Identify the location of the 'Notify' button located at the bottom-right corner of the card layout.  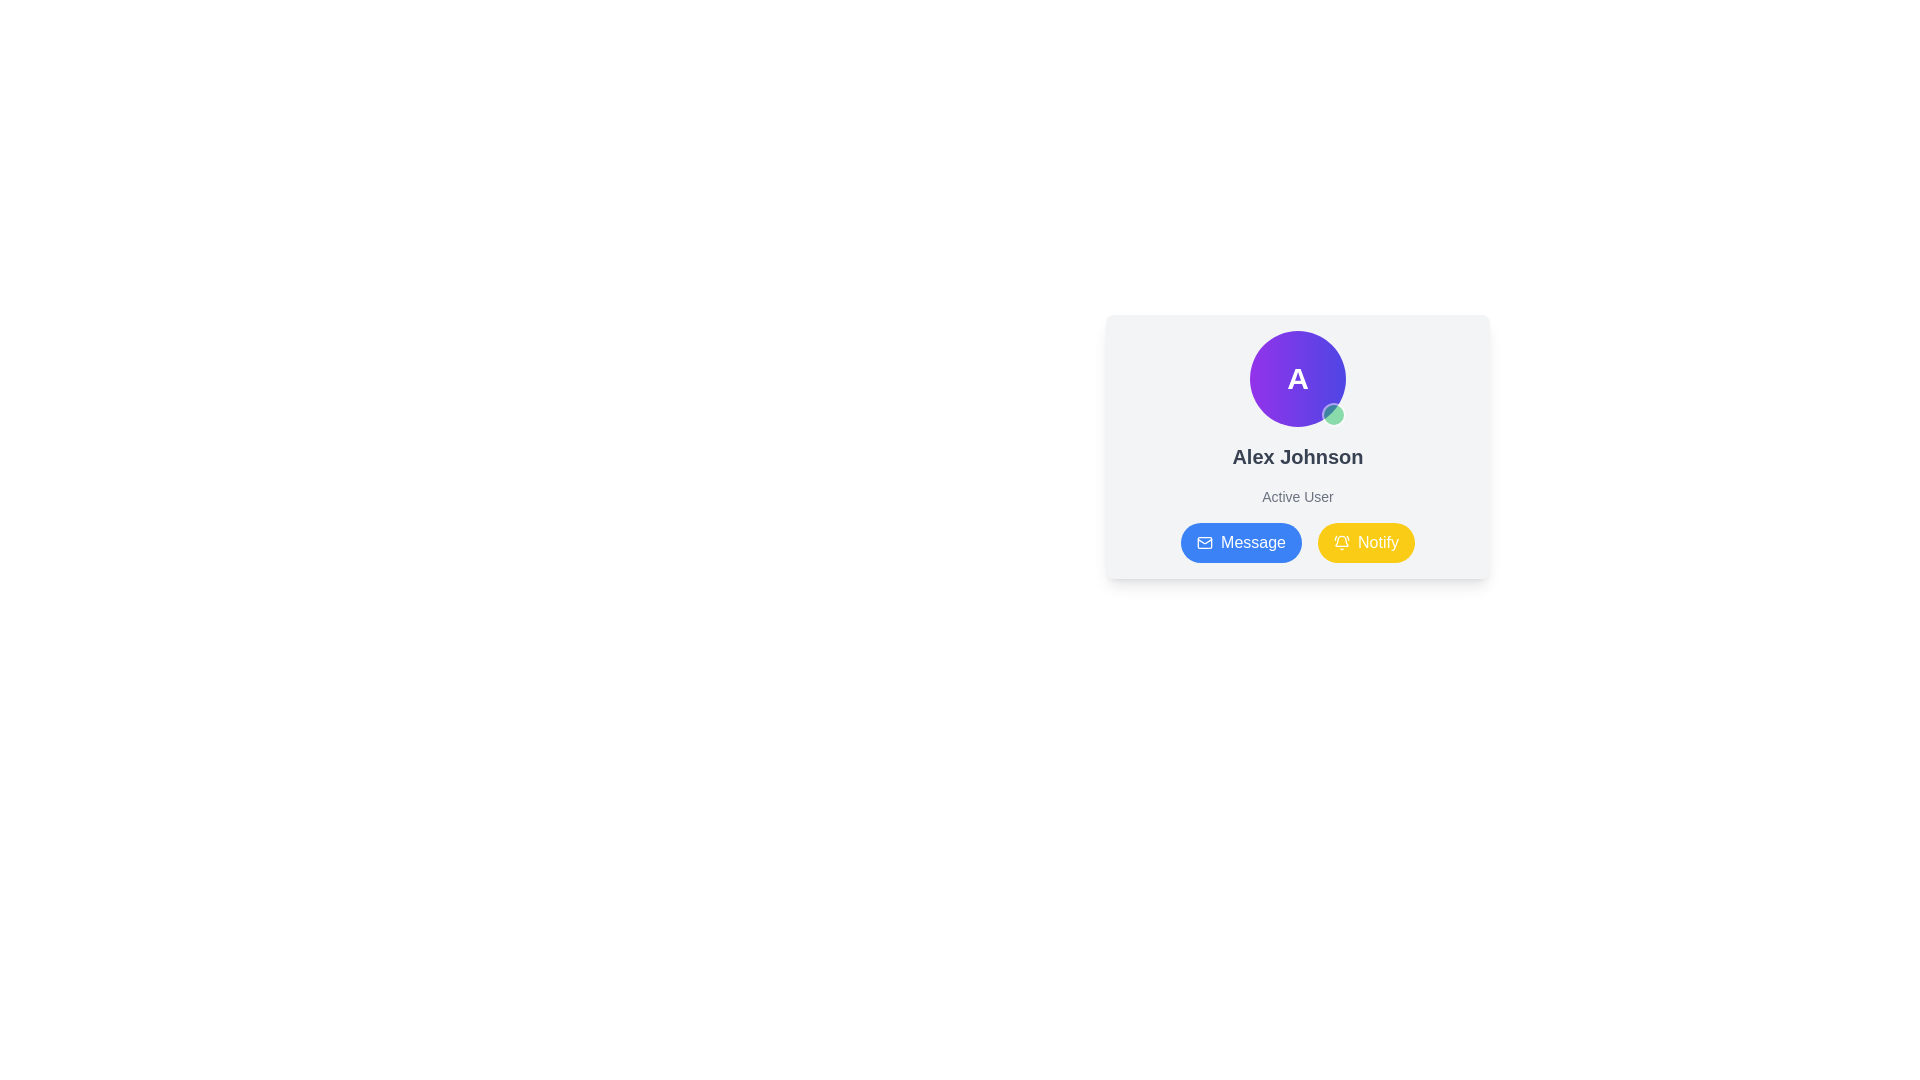
(1365, 543).